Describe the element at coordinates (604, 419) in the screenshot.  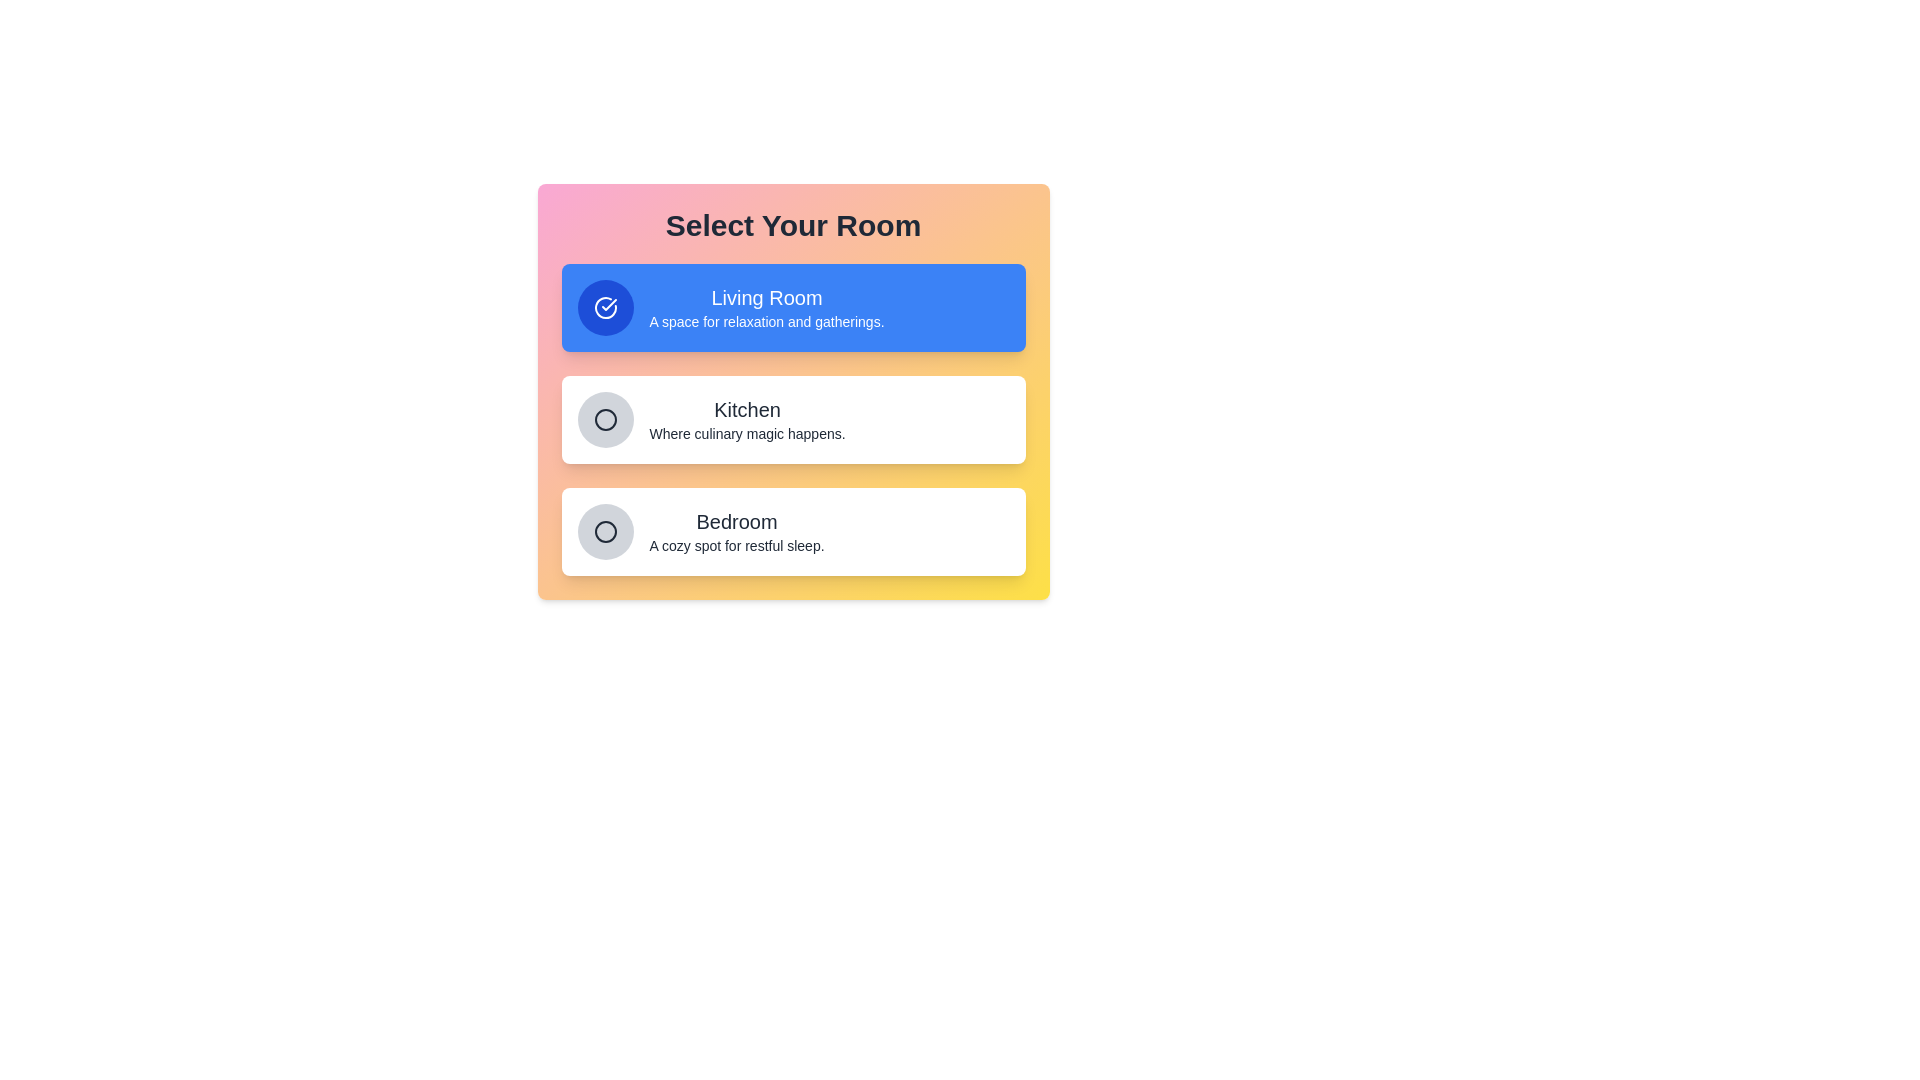
I see `the 'Kitchen' selection icon, which is located to the left of the text 'Kitchen' in the second list item` at that location.